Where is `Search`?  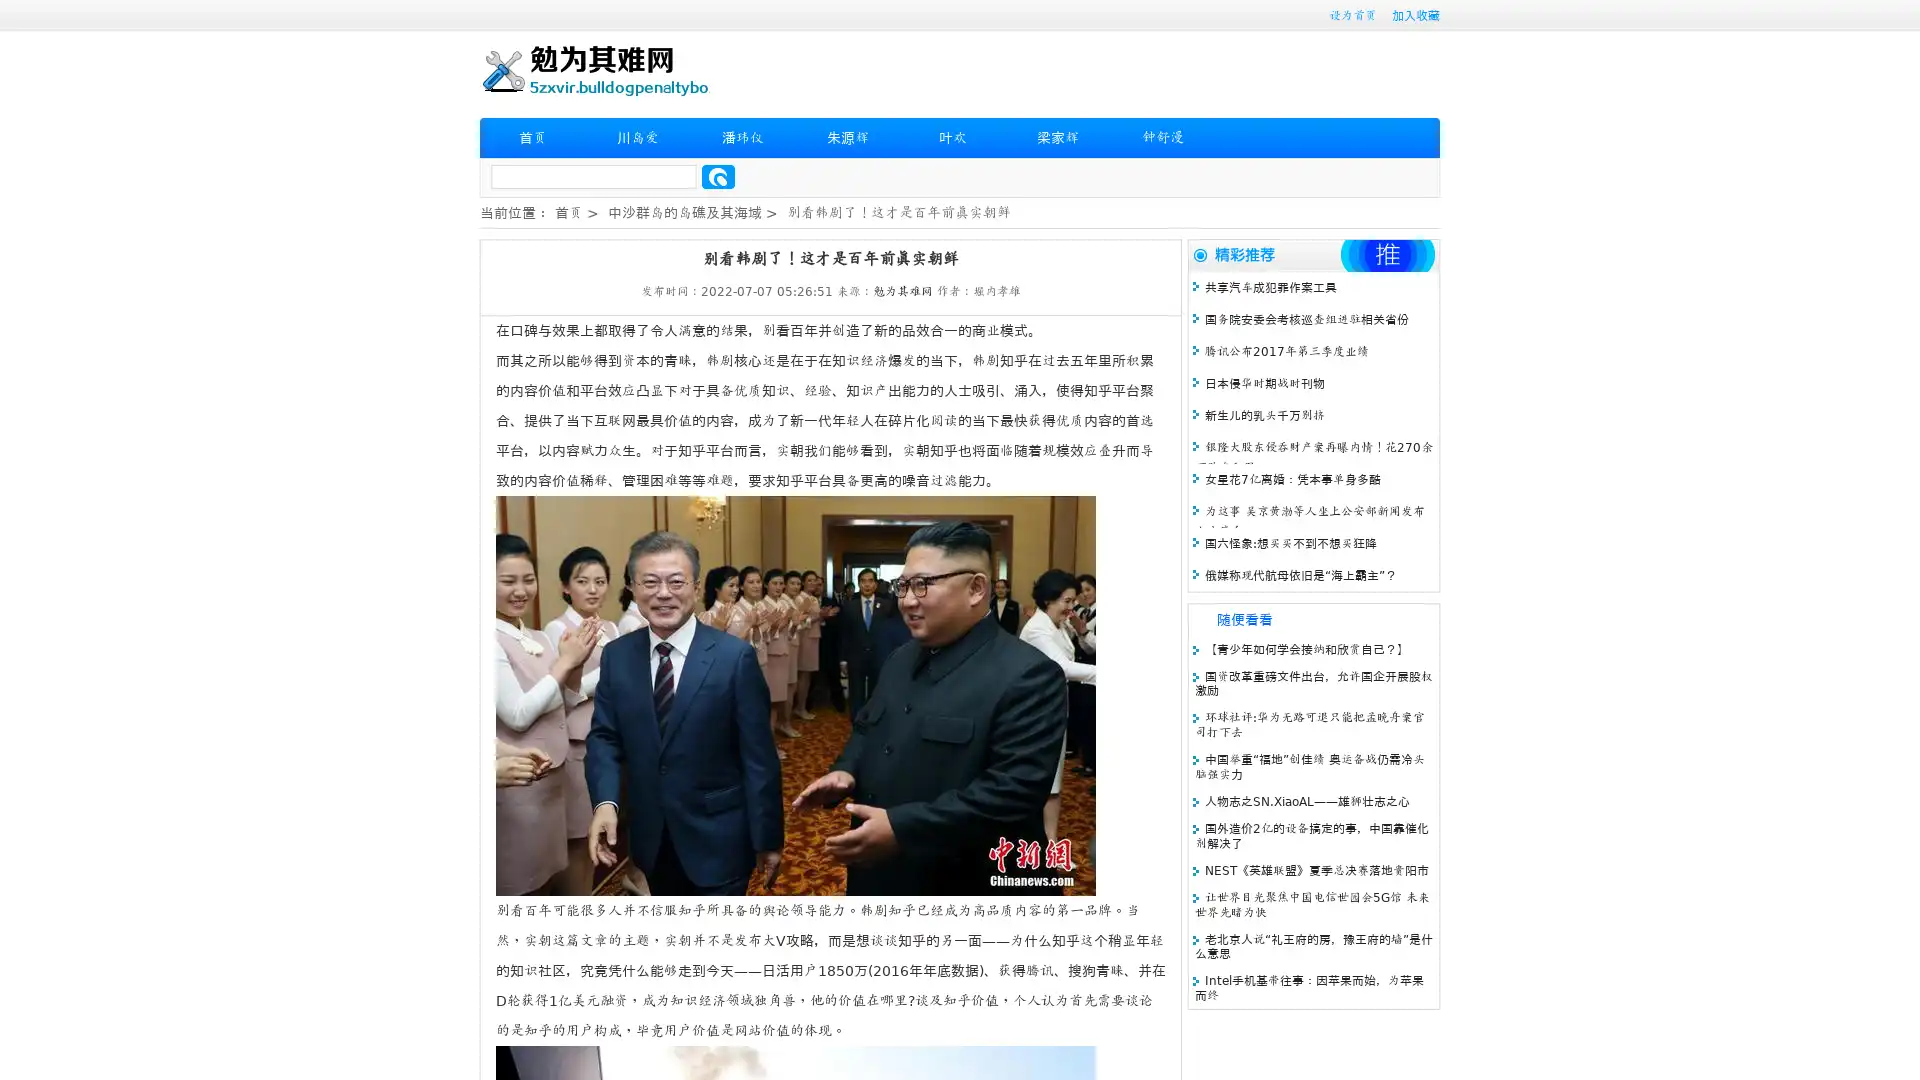
Search is located at coordinates (718, 176).